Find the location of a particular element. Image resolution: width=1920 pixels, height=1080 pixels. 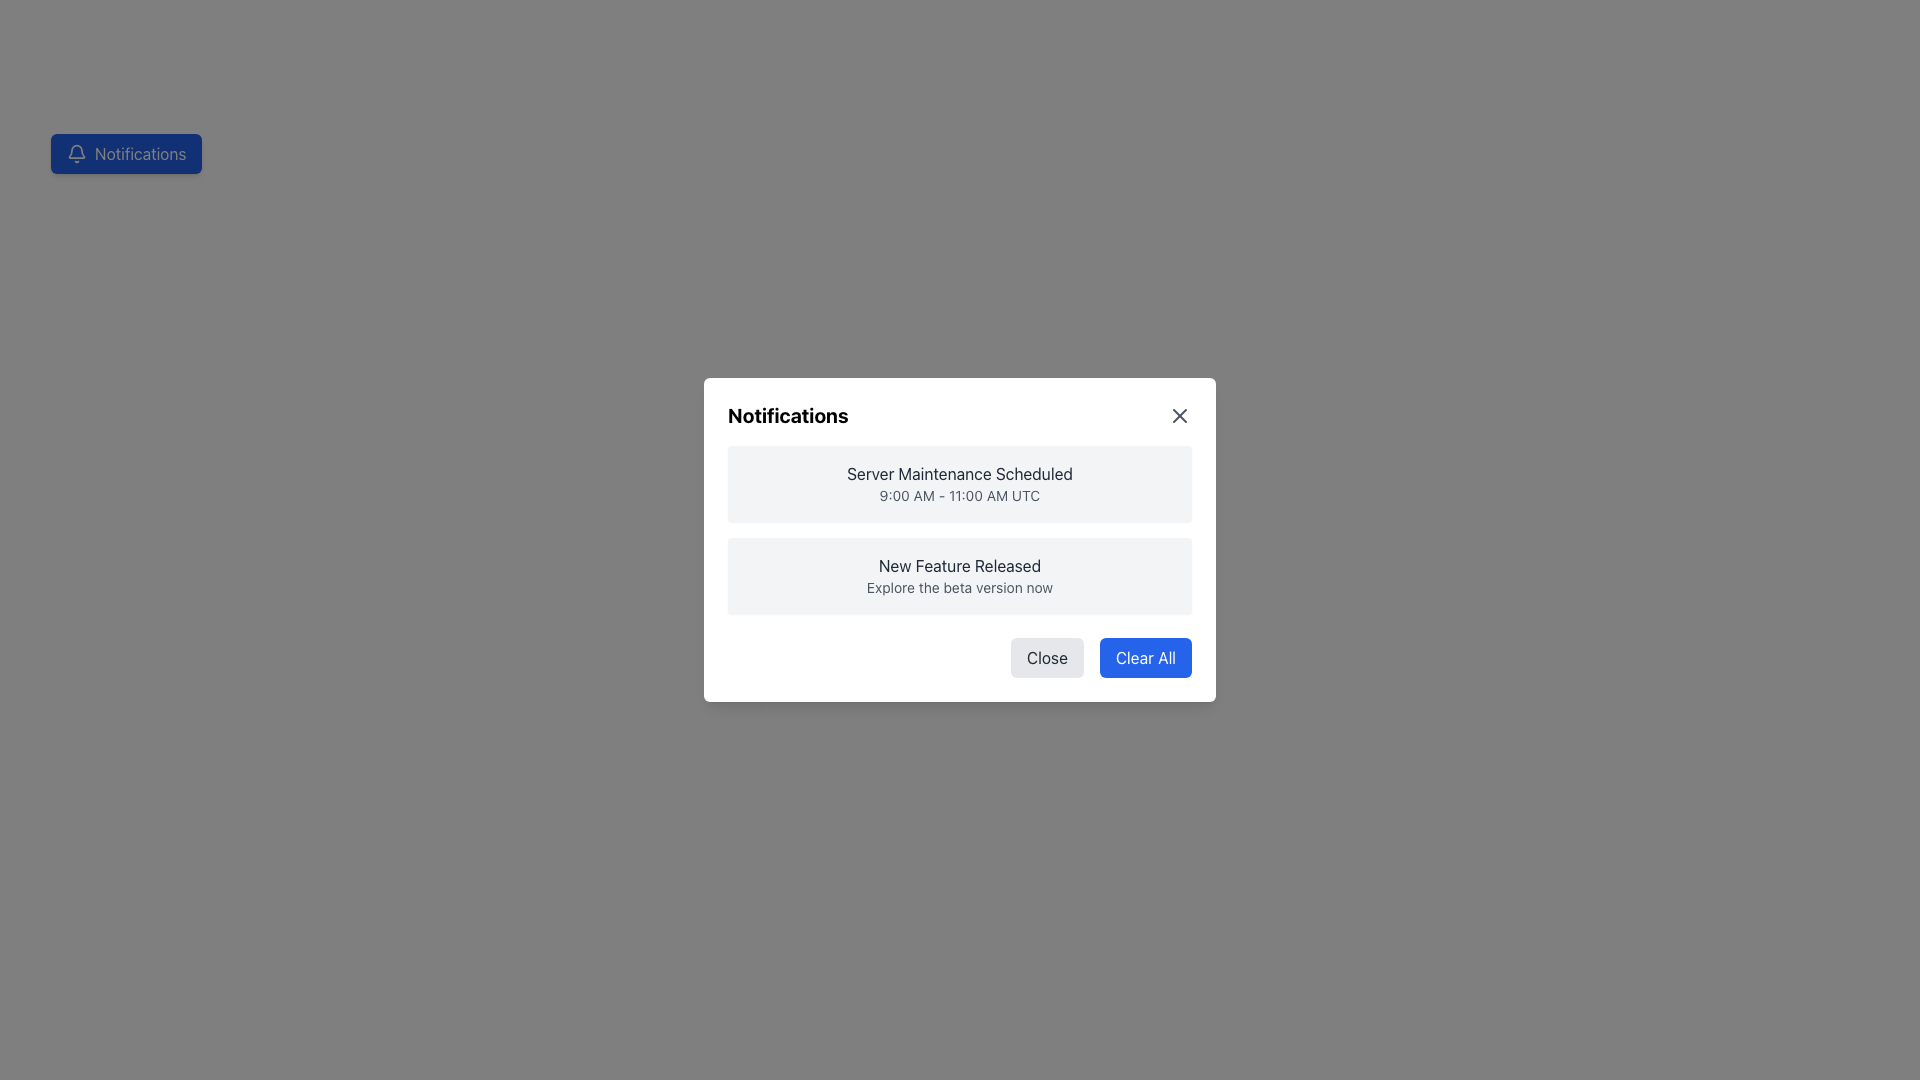

the 'Close' button located at the bottom-right of the modal dialog is located at coordinates (1046, 658).